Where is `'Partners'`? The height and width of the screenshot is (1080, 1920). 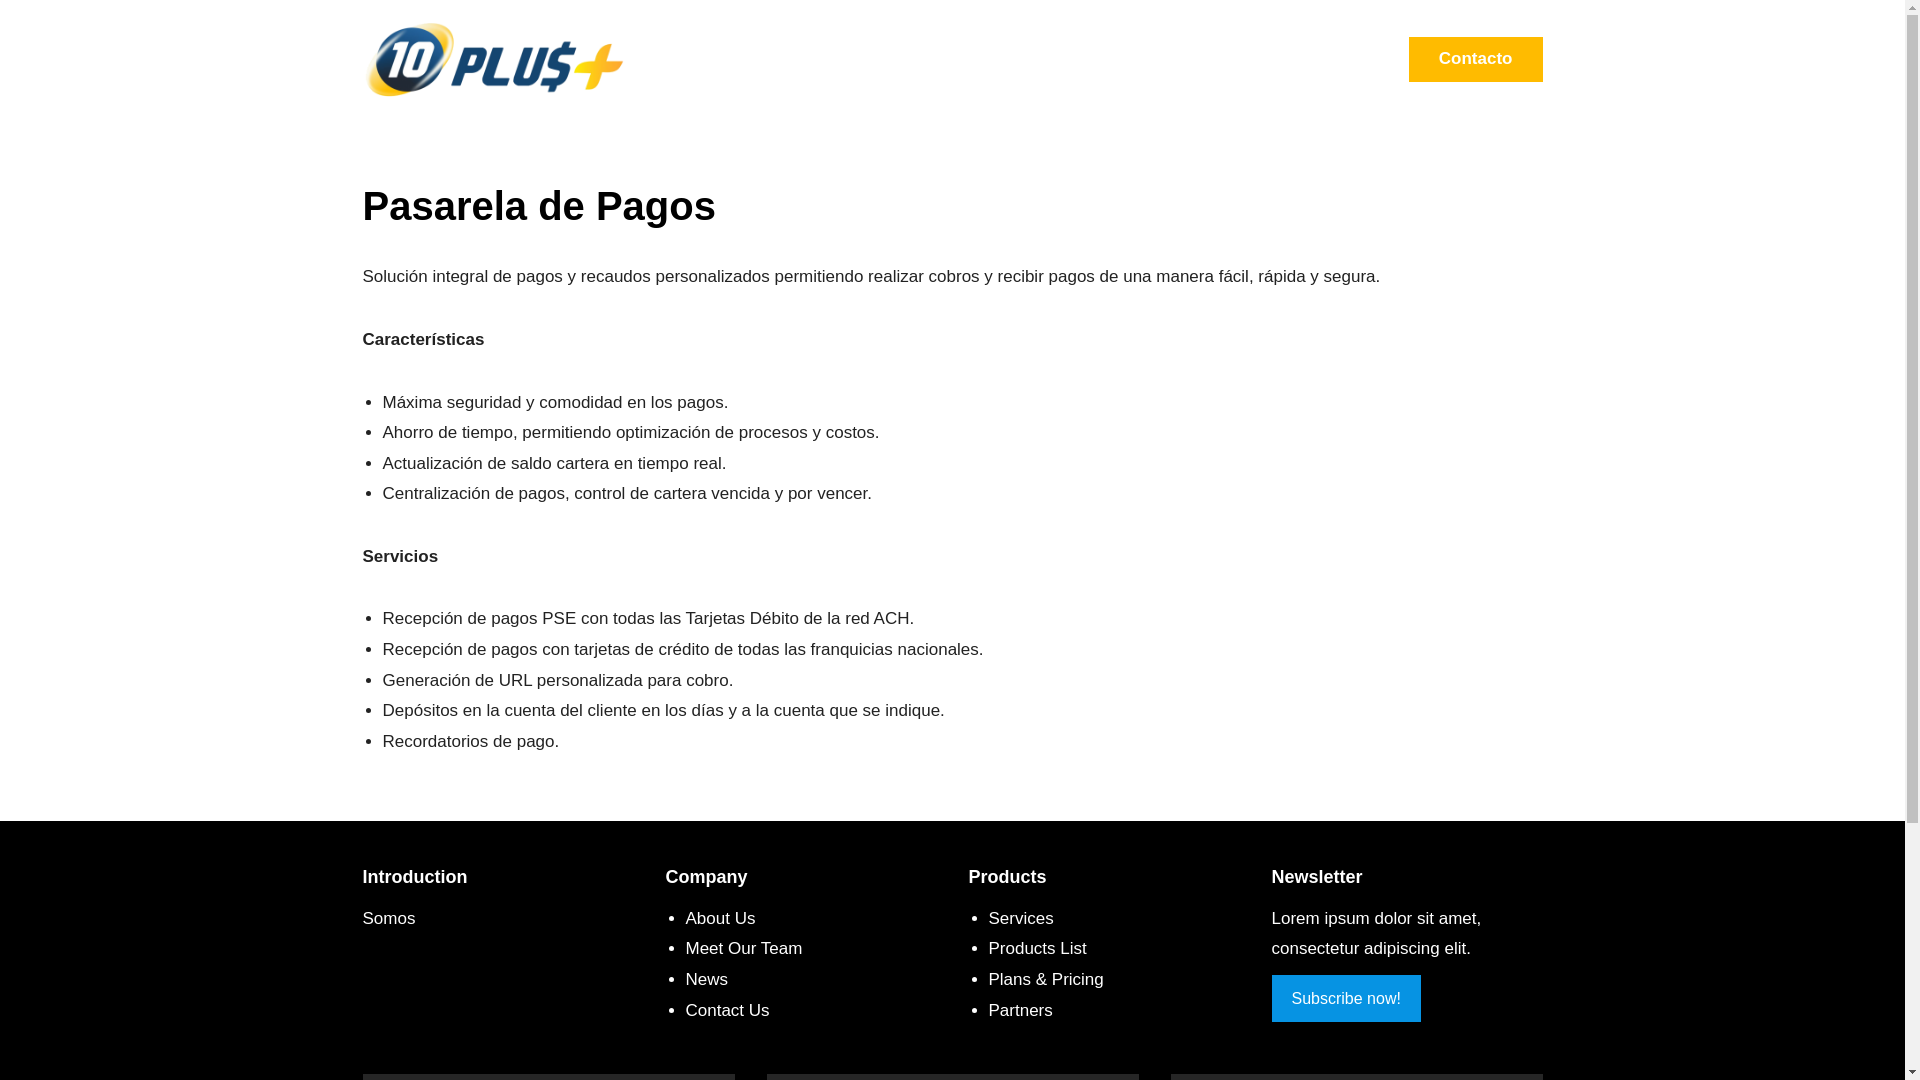
'Partners' is located at coordinates (1019, 1010).